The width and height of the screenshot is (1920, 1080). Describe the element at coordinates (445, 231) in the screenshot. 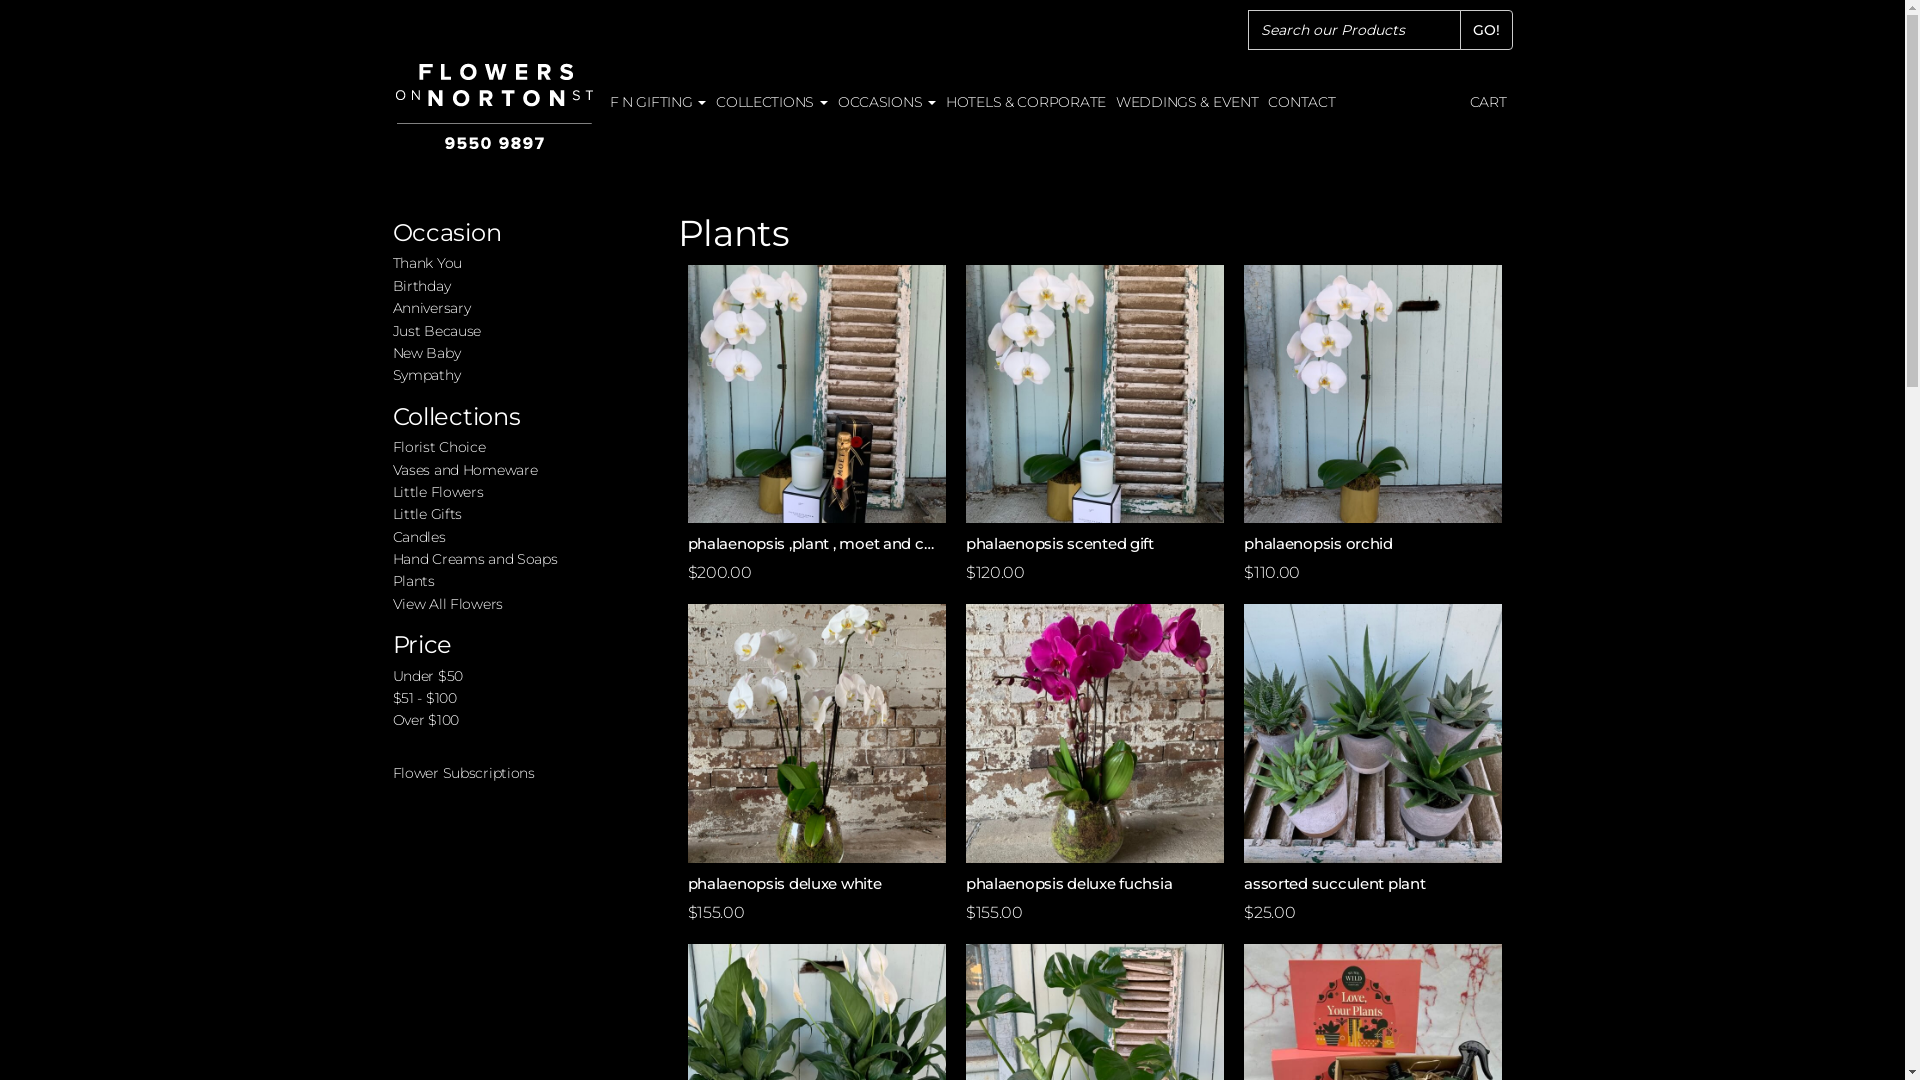

I see `'Occasion'` at that location.